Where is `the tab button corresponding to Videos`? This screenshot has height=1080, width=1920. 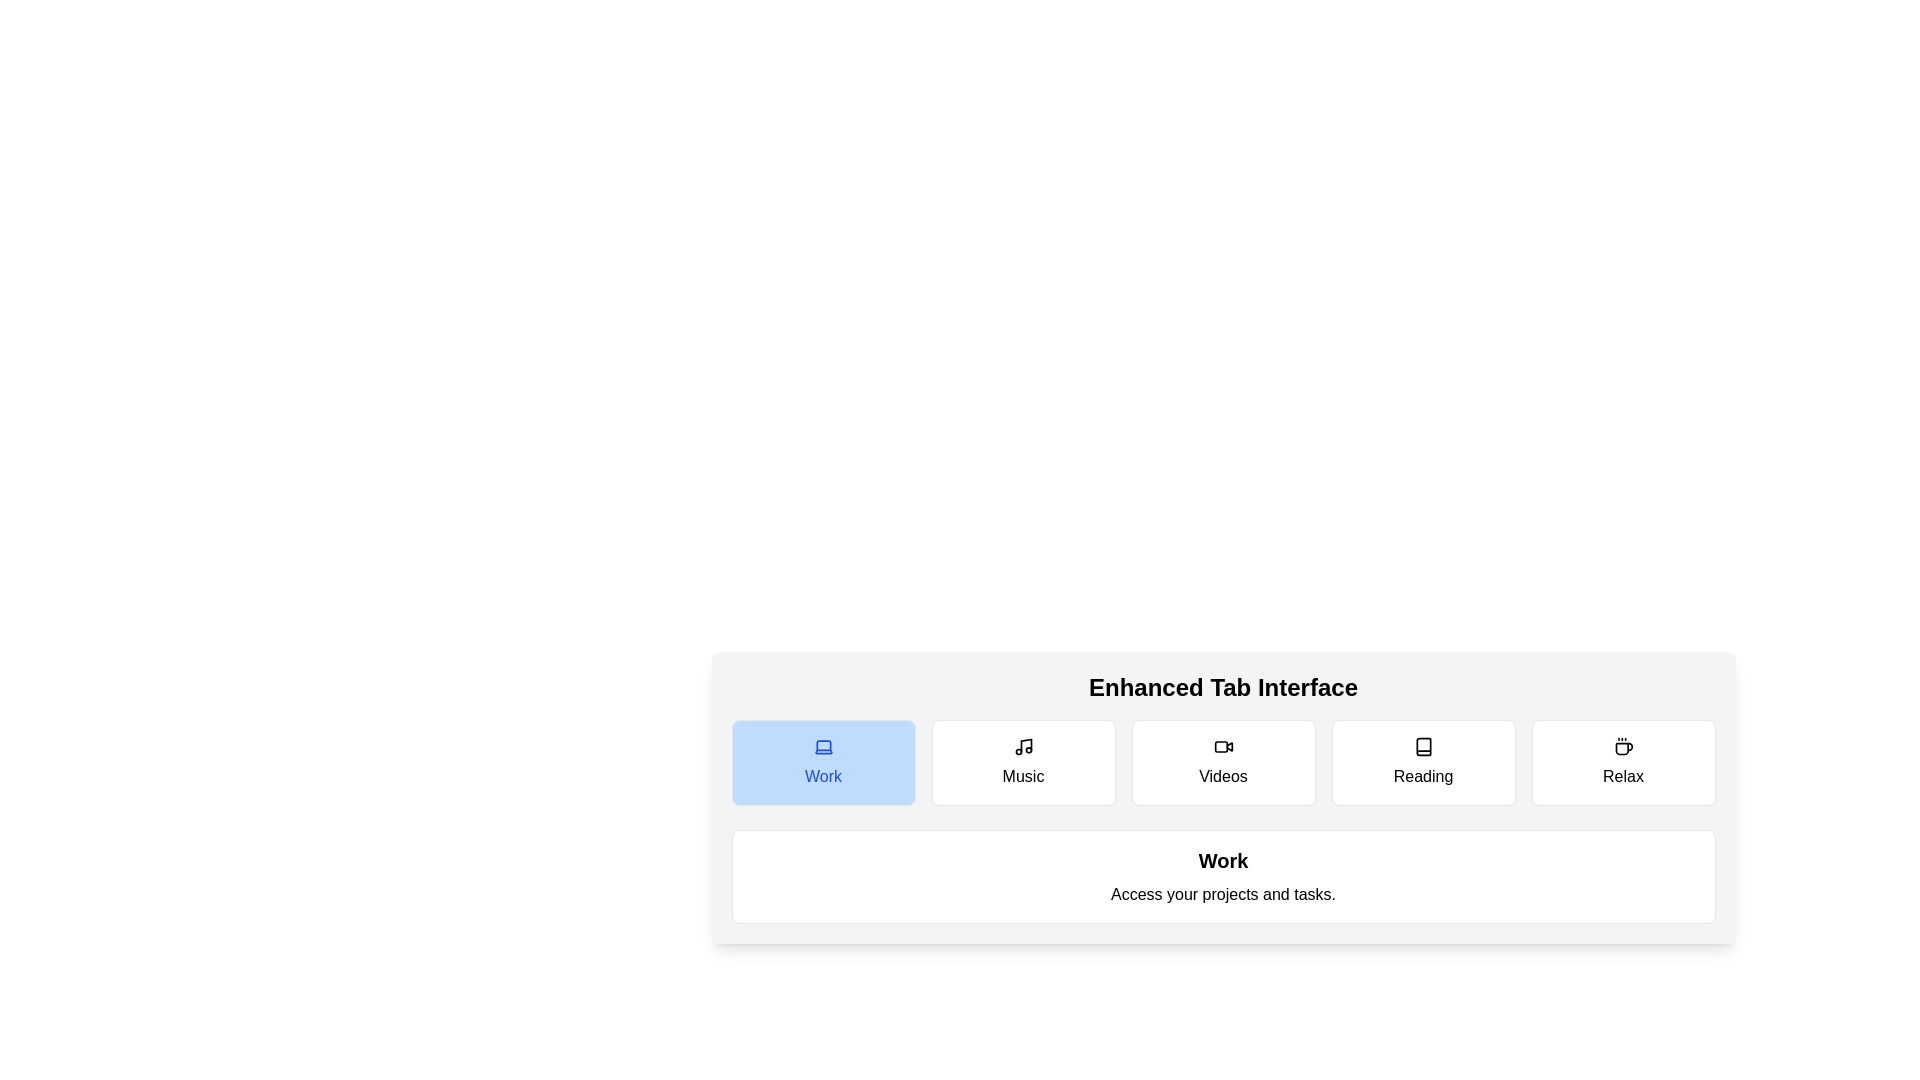
the tab button corresponding to Videos is located at coordinates (1222, 763).